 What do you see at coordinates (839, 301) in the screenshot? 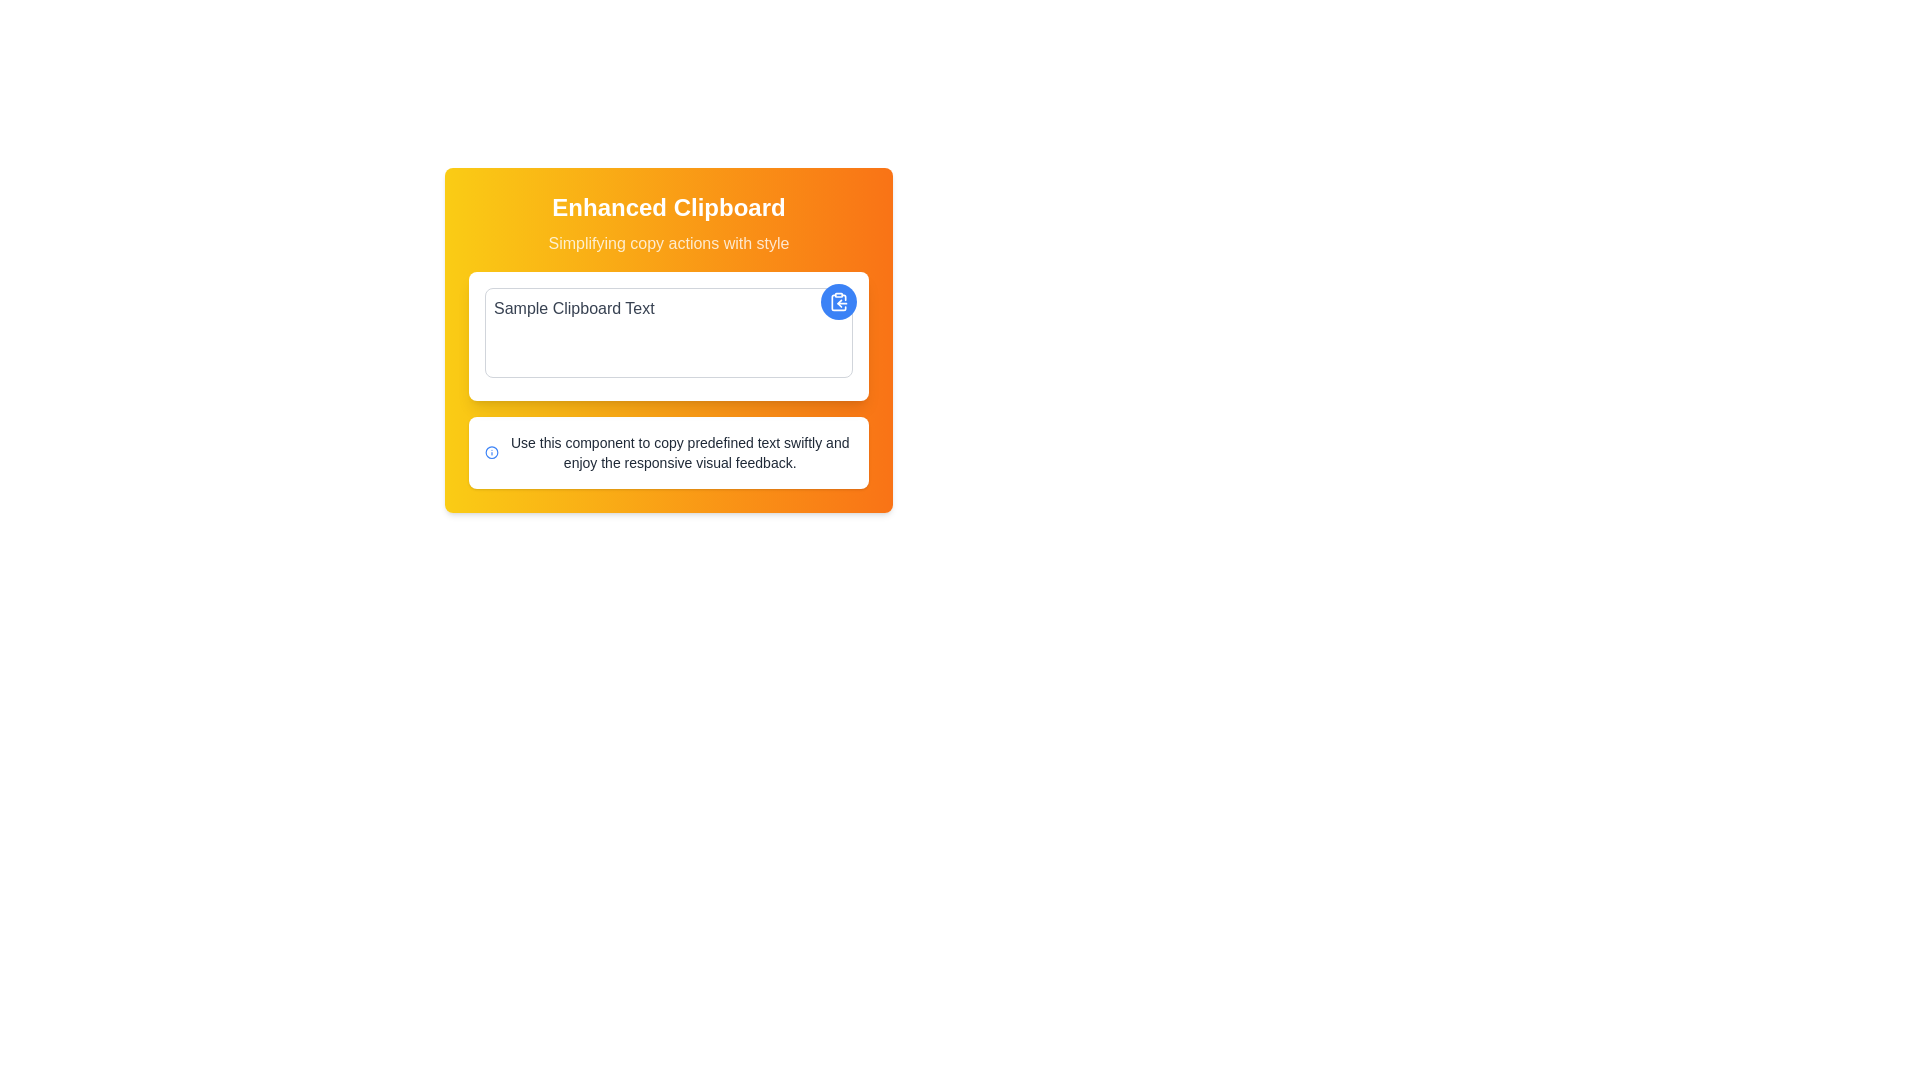
I see `the clipboard icon located within the blue circular button at the top-right corner of the 'Enhanced Clipboard' component to copy text or content to the clipboard` at bounding box center [839, 301].